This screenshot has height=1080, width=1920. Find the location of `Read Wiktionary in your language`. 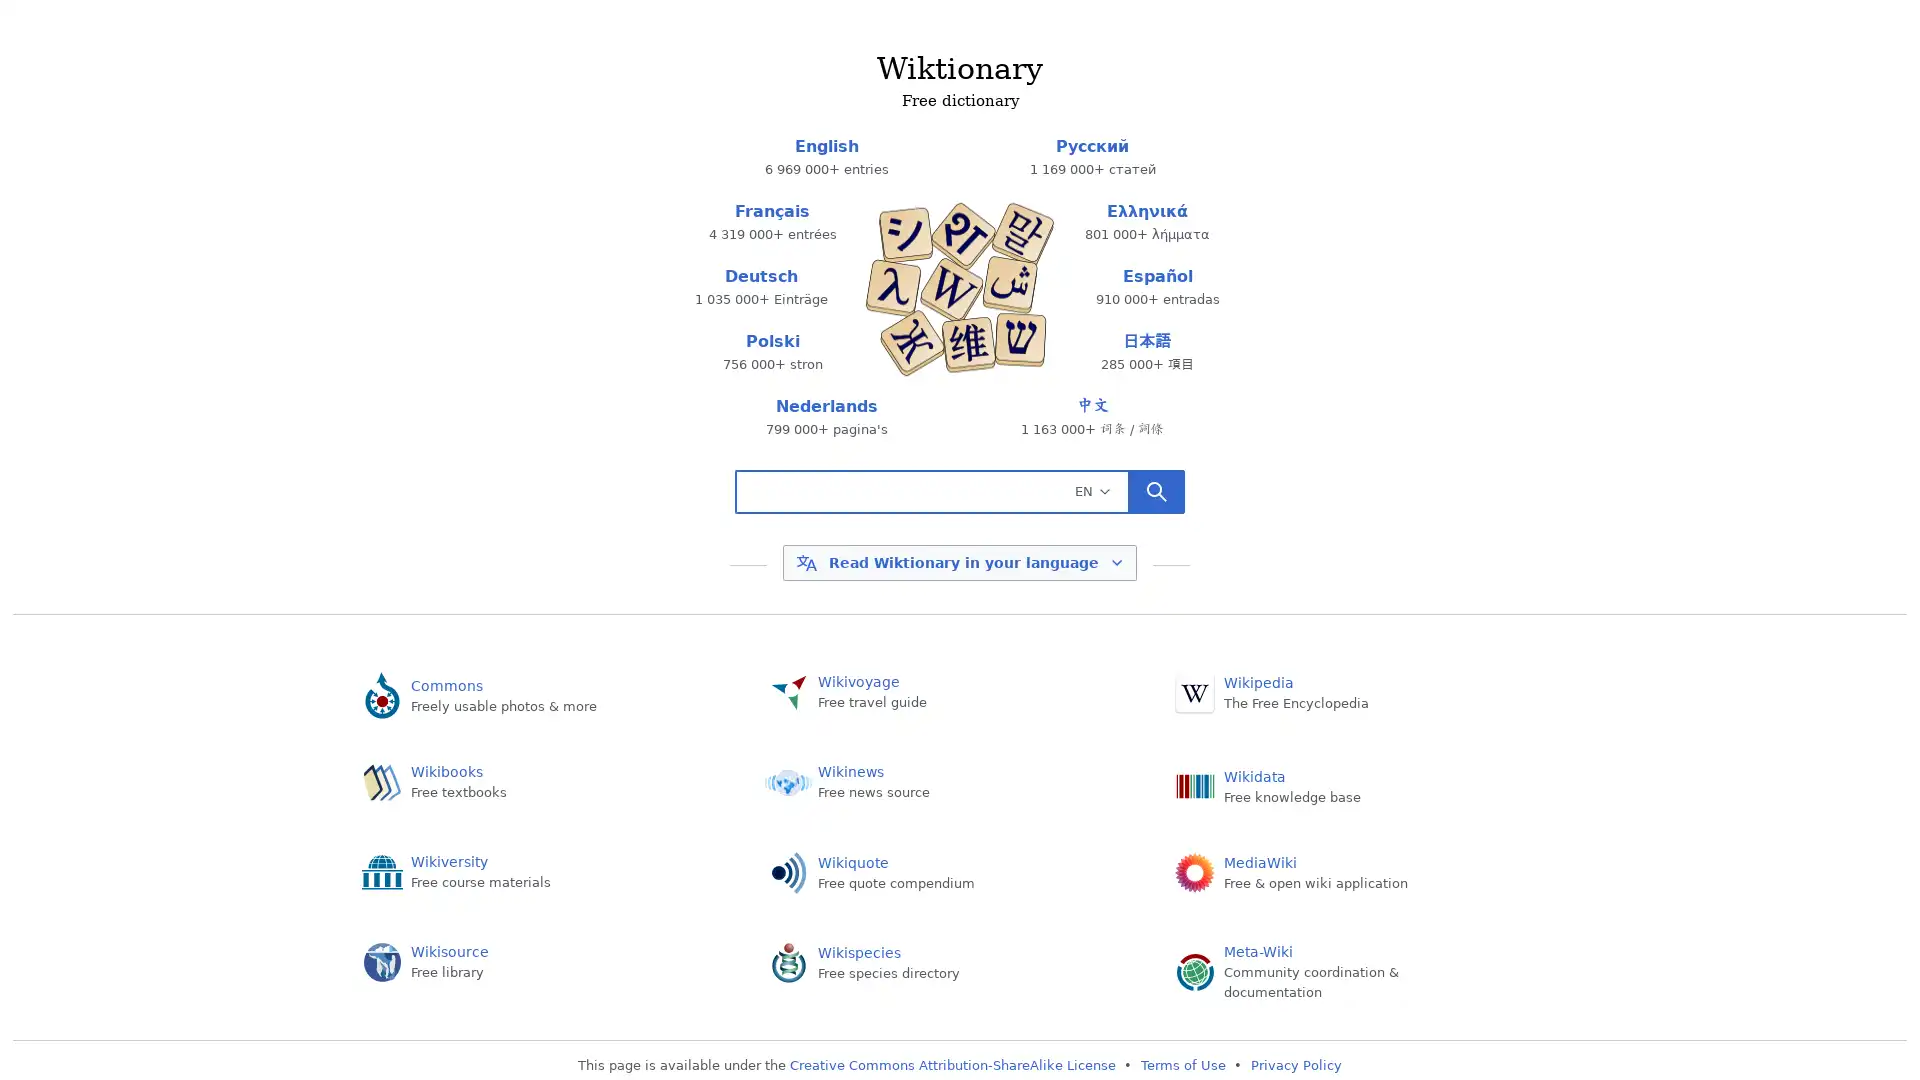

Read Wiktionary in your language is located at coordinates (958, 563).